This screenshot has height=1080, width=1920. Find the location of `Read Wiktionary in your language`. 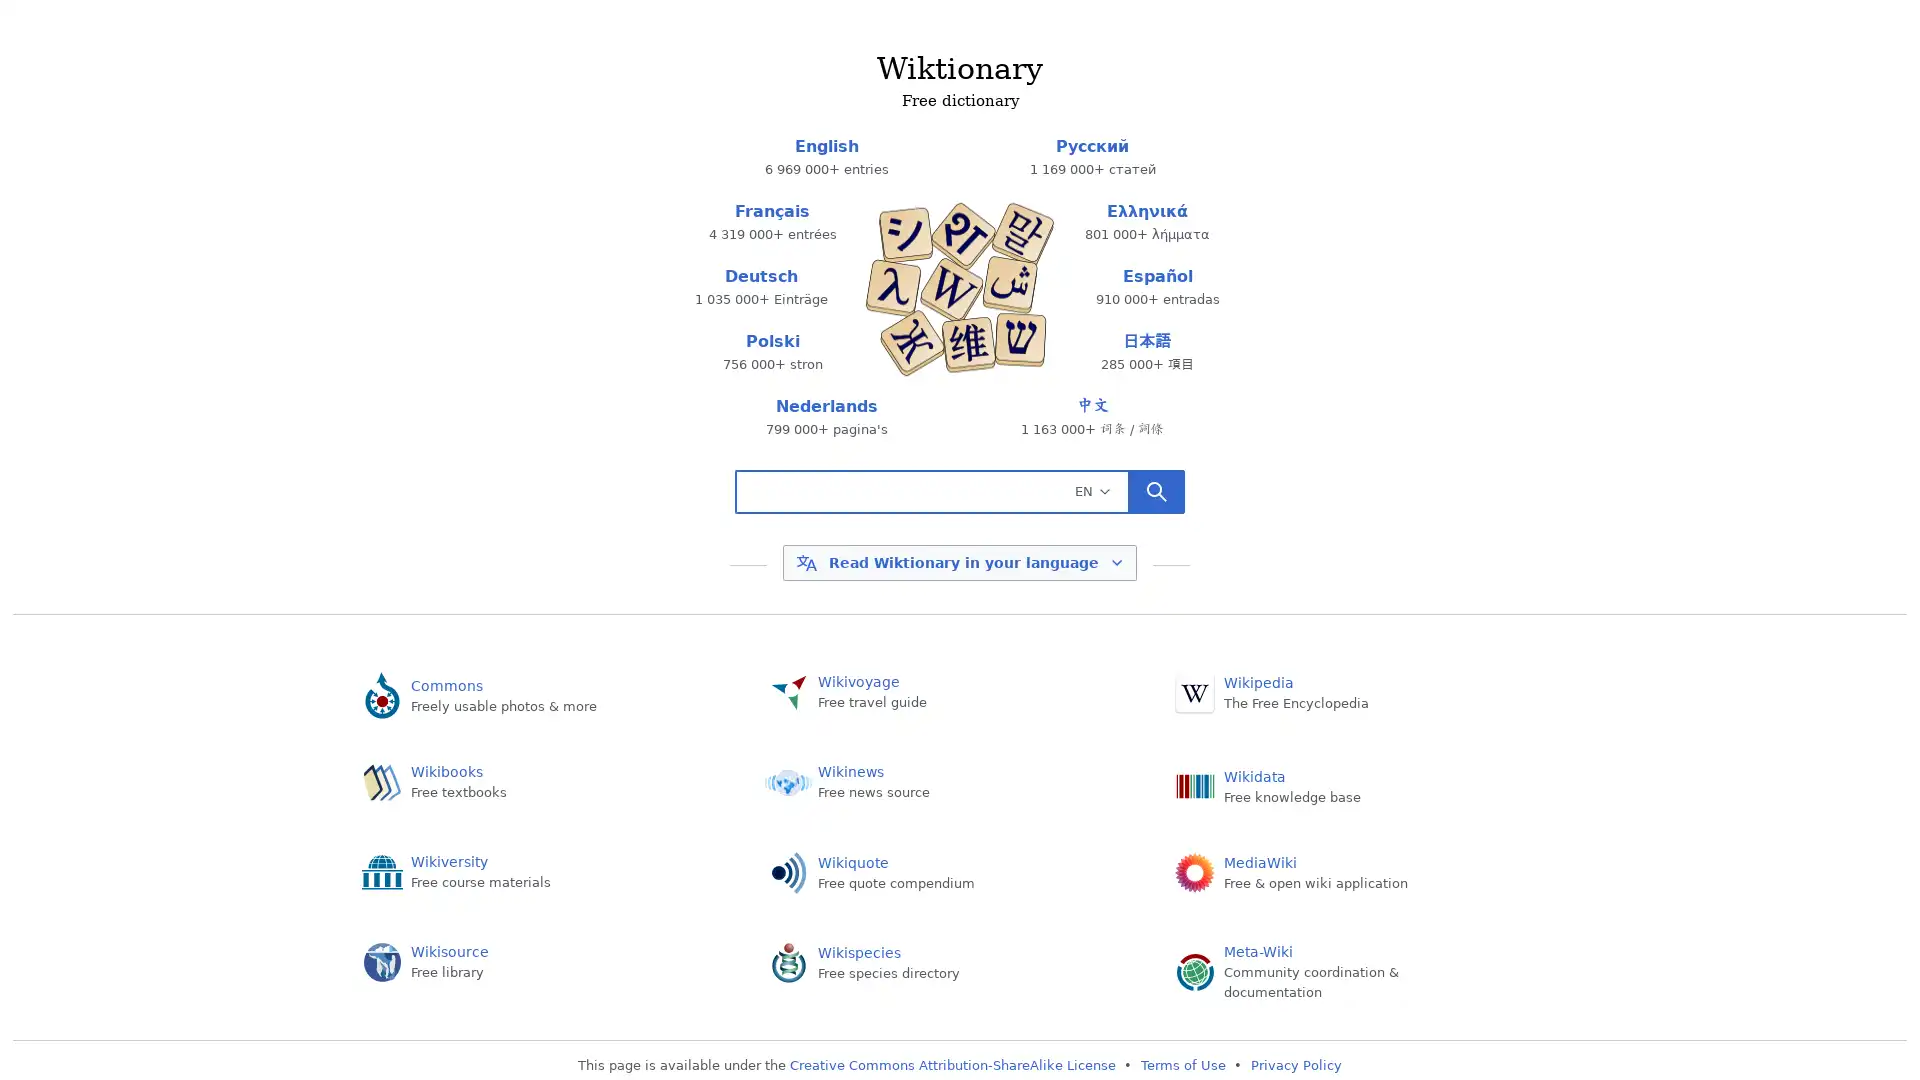

Read Wiktionary in your language is located at coordinates (958, 563).